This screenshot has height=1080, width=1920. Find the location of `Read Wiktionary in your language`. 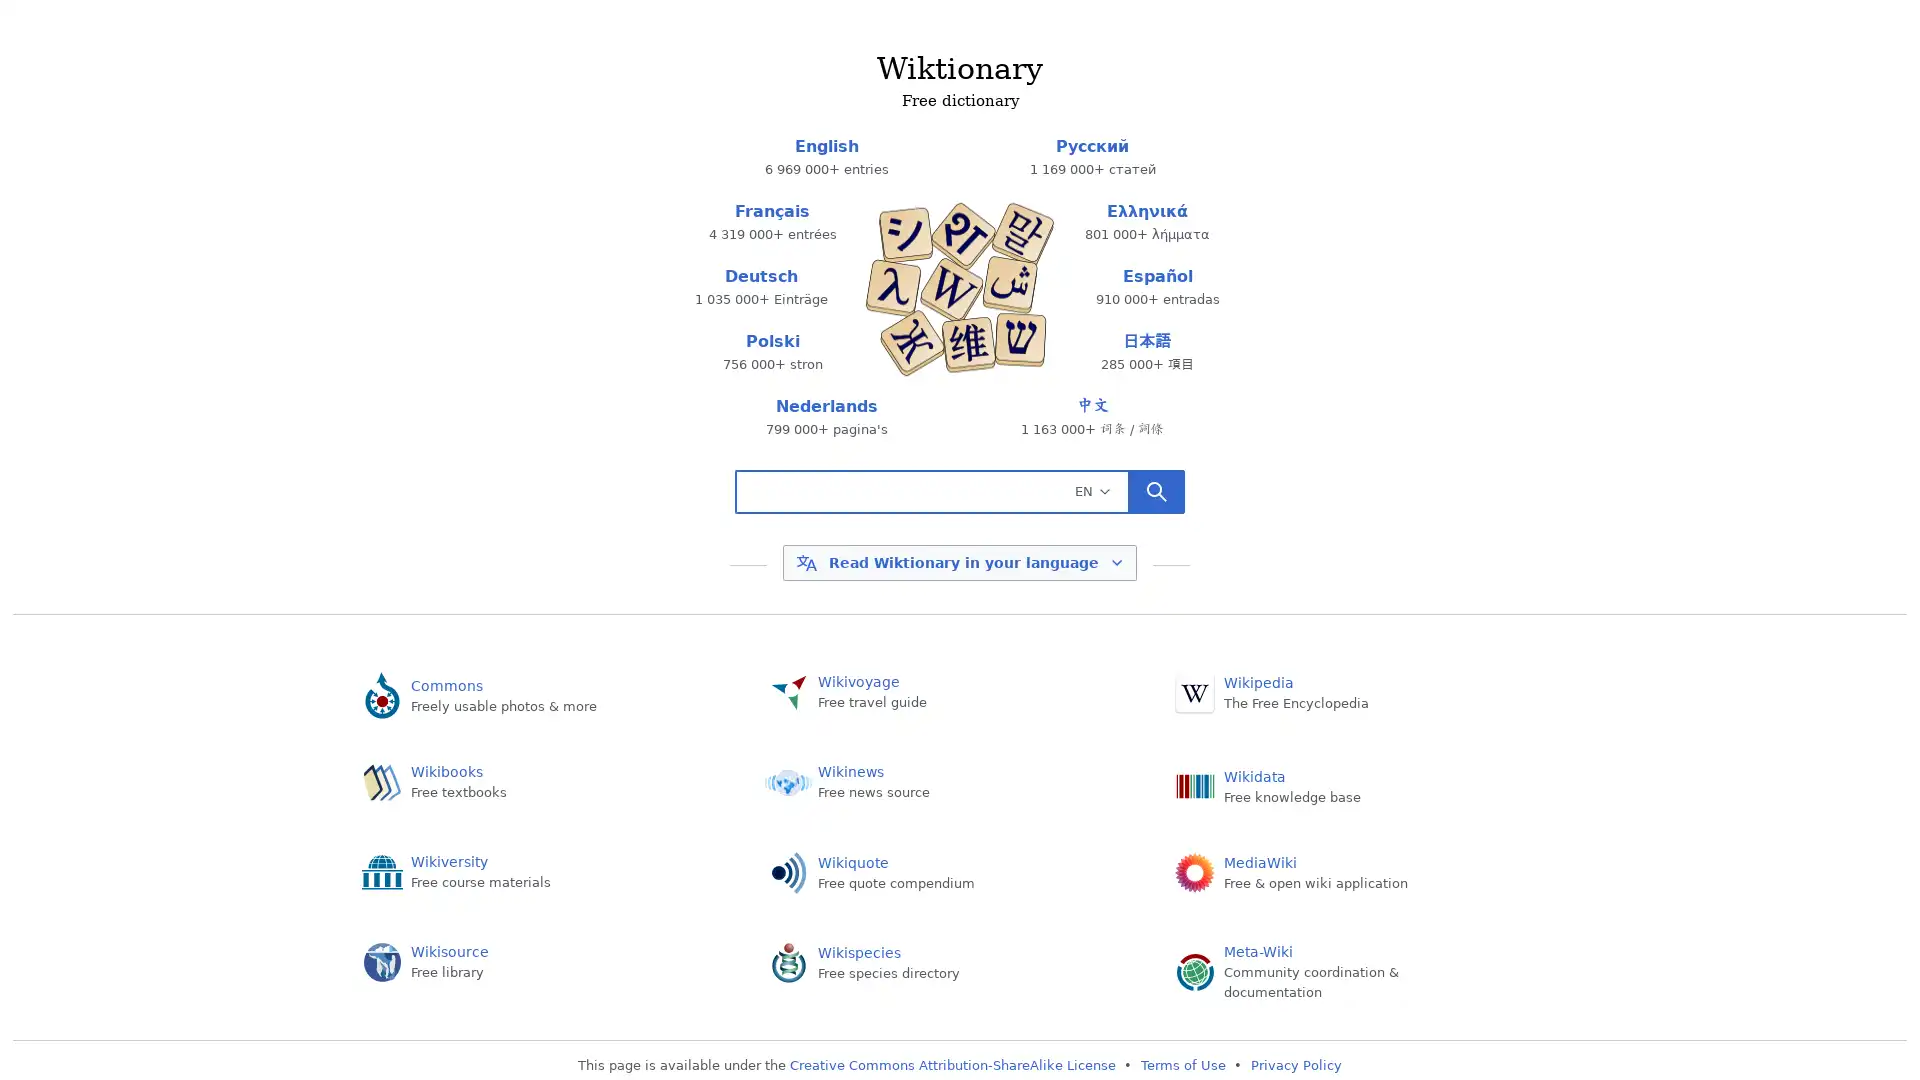

Read Wiktionary in your language is located at coordinates (958, 563).